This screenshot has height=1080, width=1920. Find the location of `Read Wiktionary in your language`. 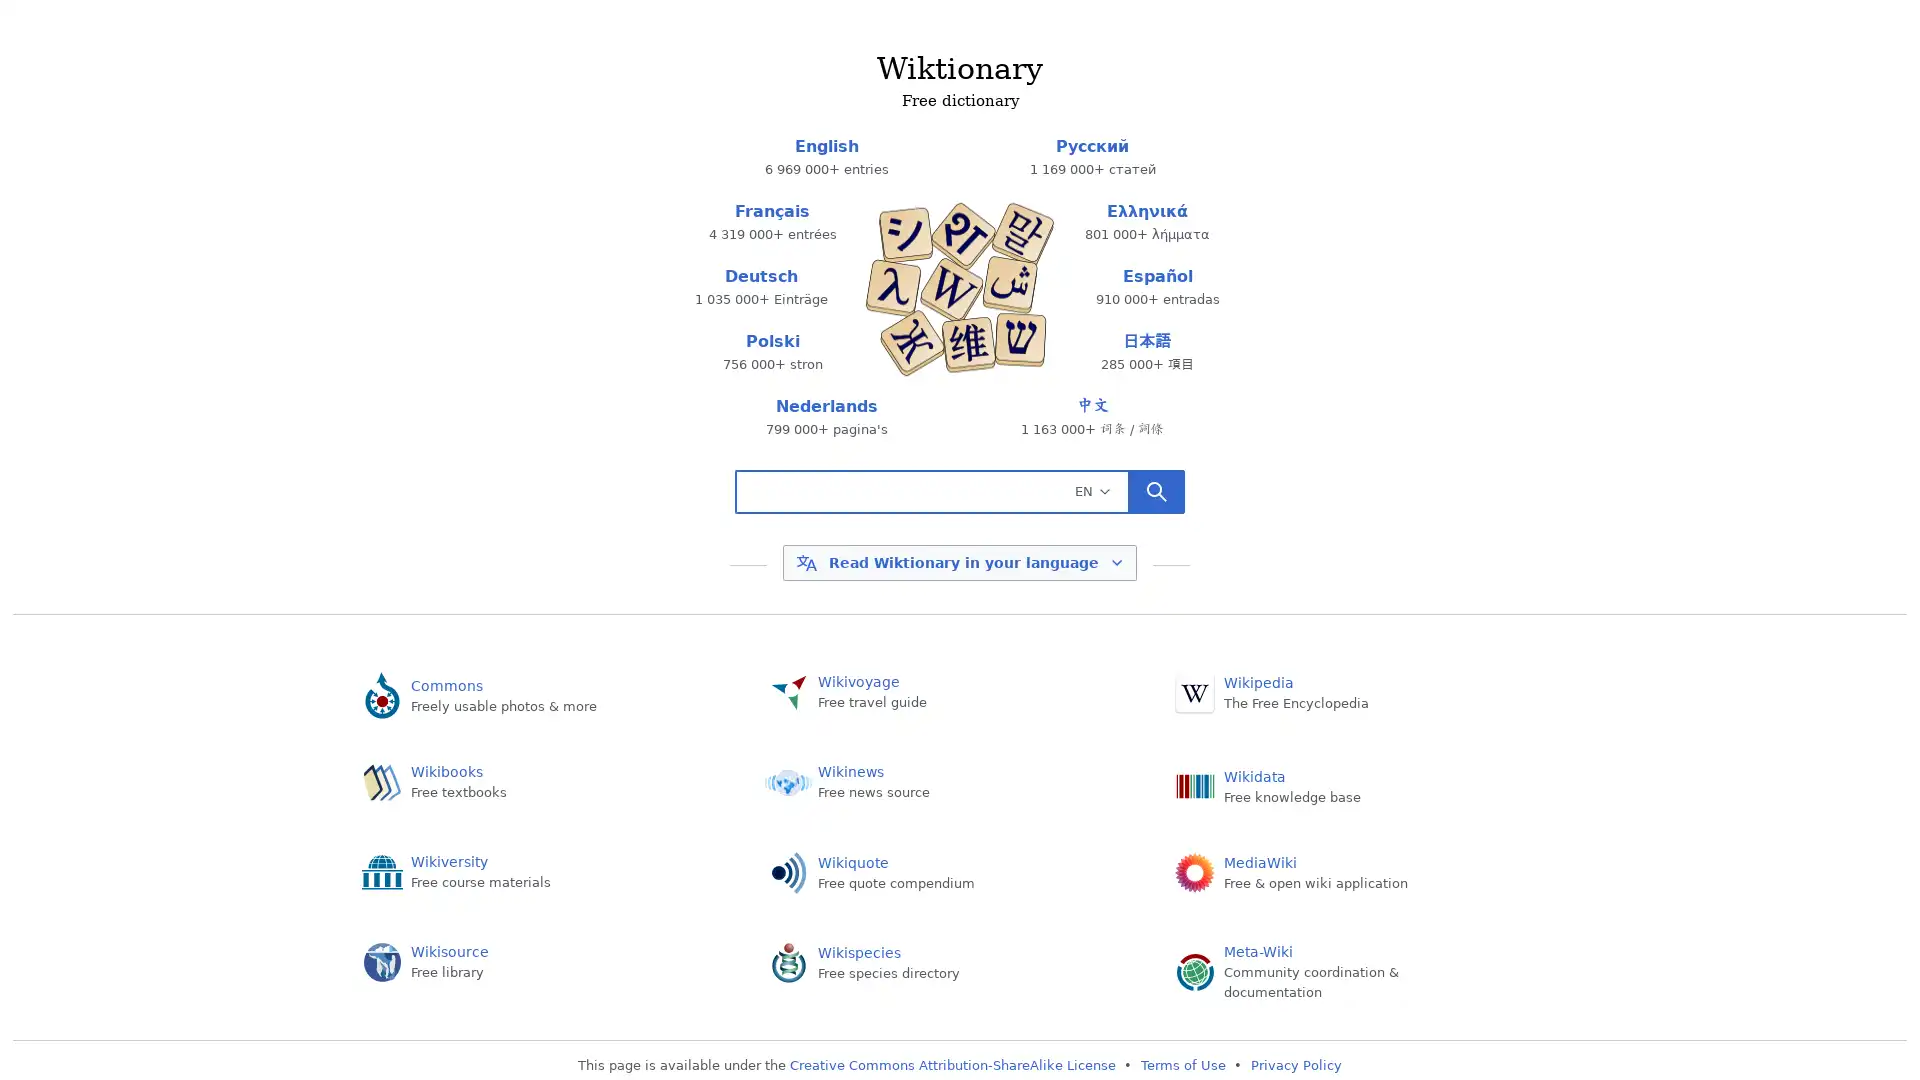

Read Wiktionary in your language is located at coordinates (958, 563).